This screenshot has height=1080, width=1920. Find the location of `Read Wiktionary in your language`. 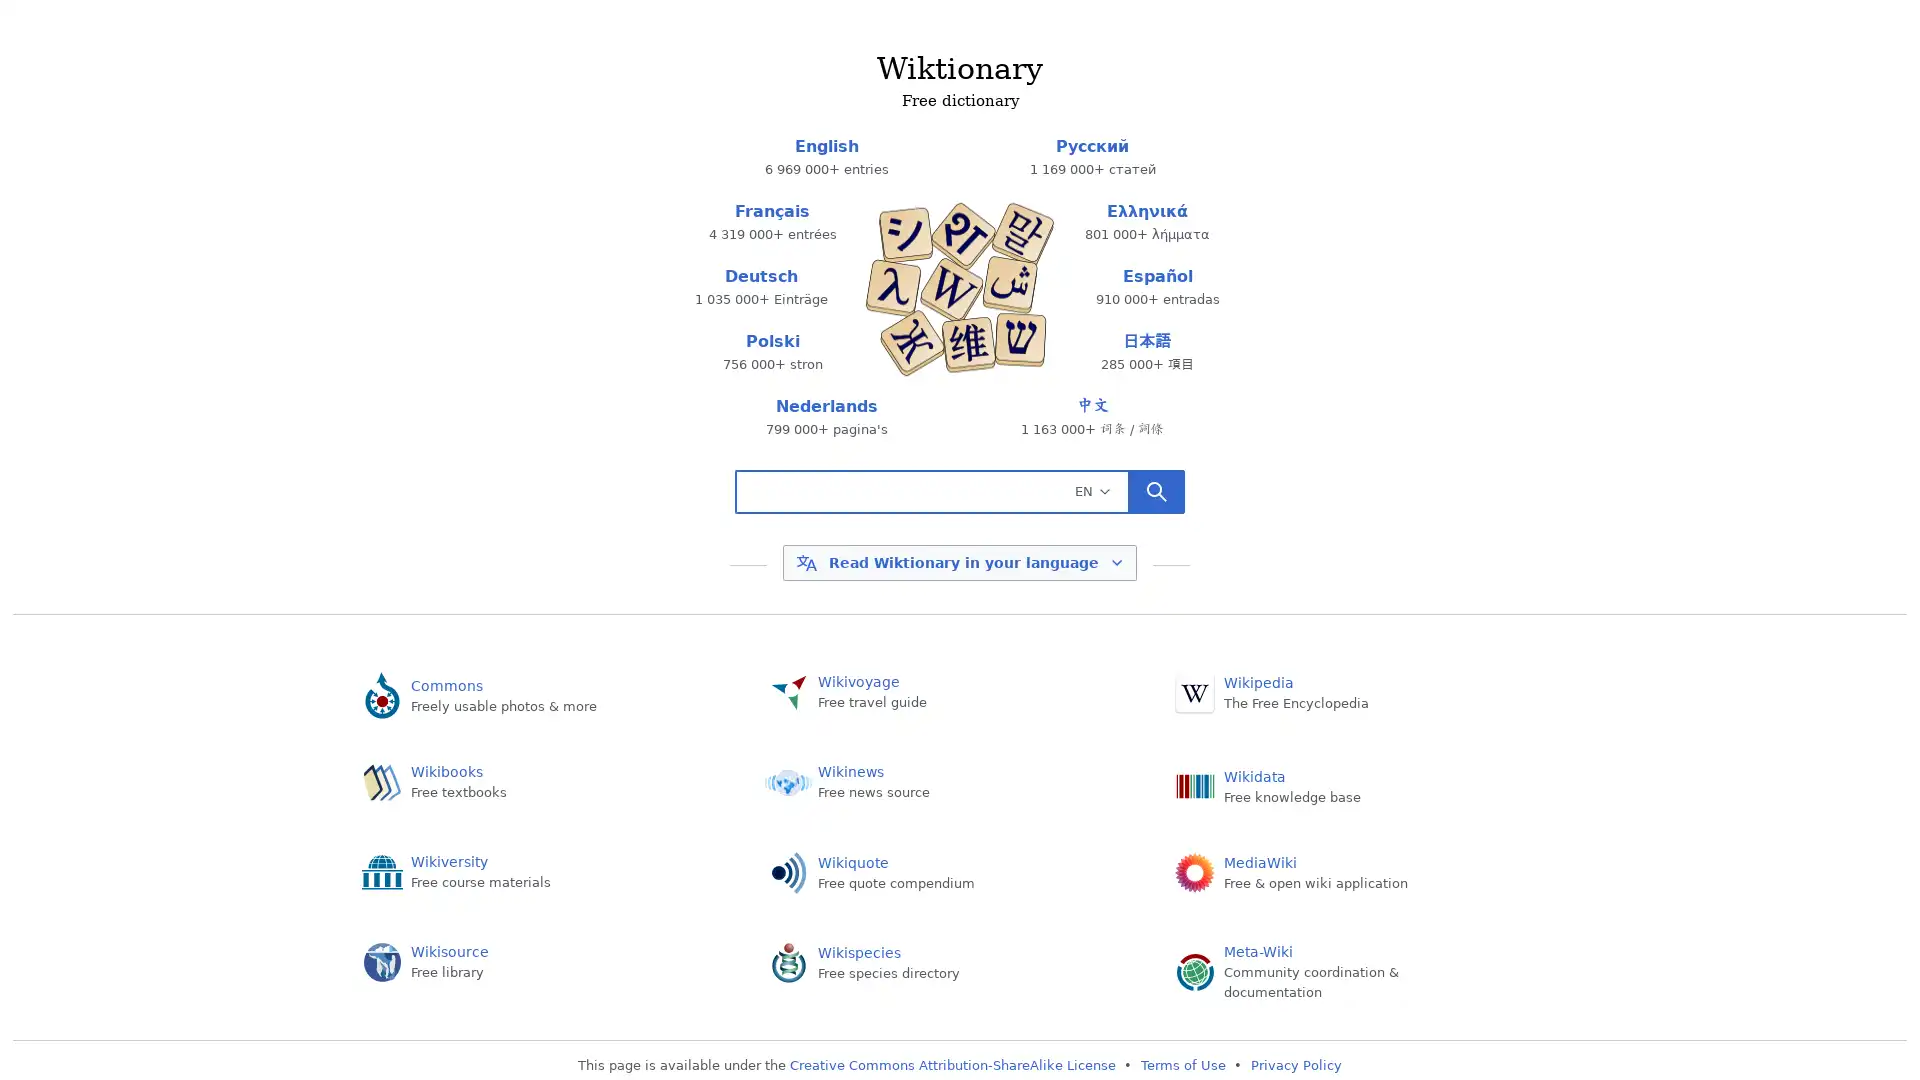

Read Wiktionary in your language is located at coordinates (958, 563).